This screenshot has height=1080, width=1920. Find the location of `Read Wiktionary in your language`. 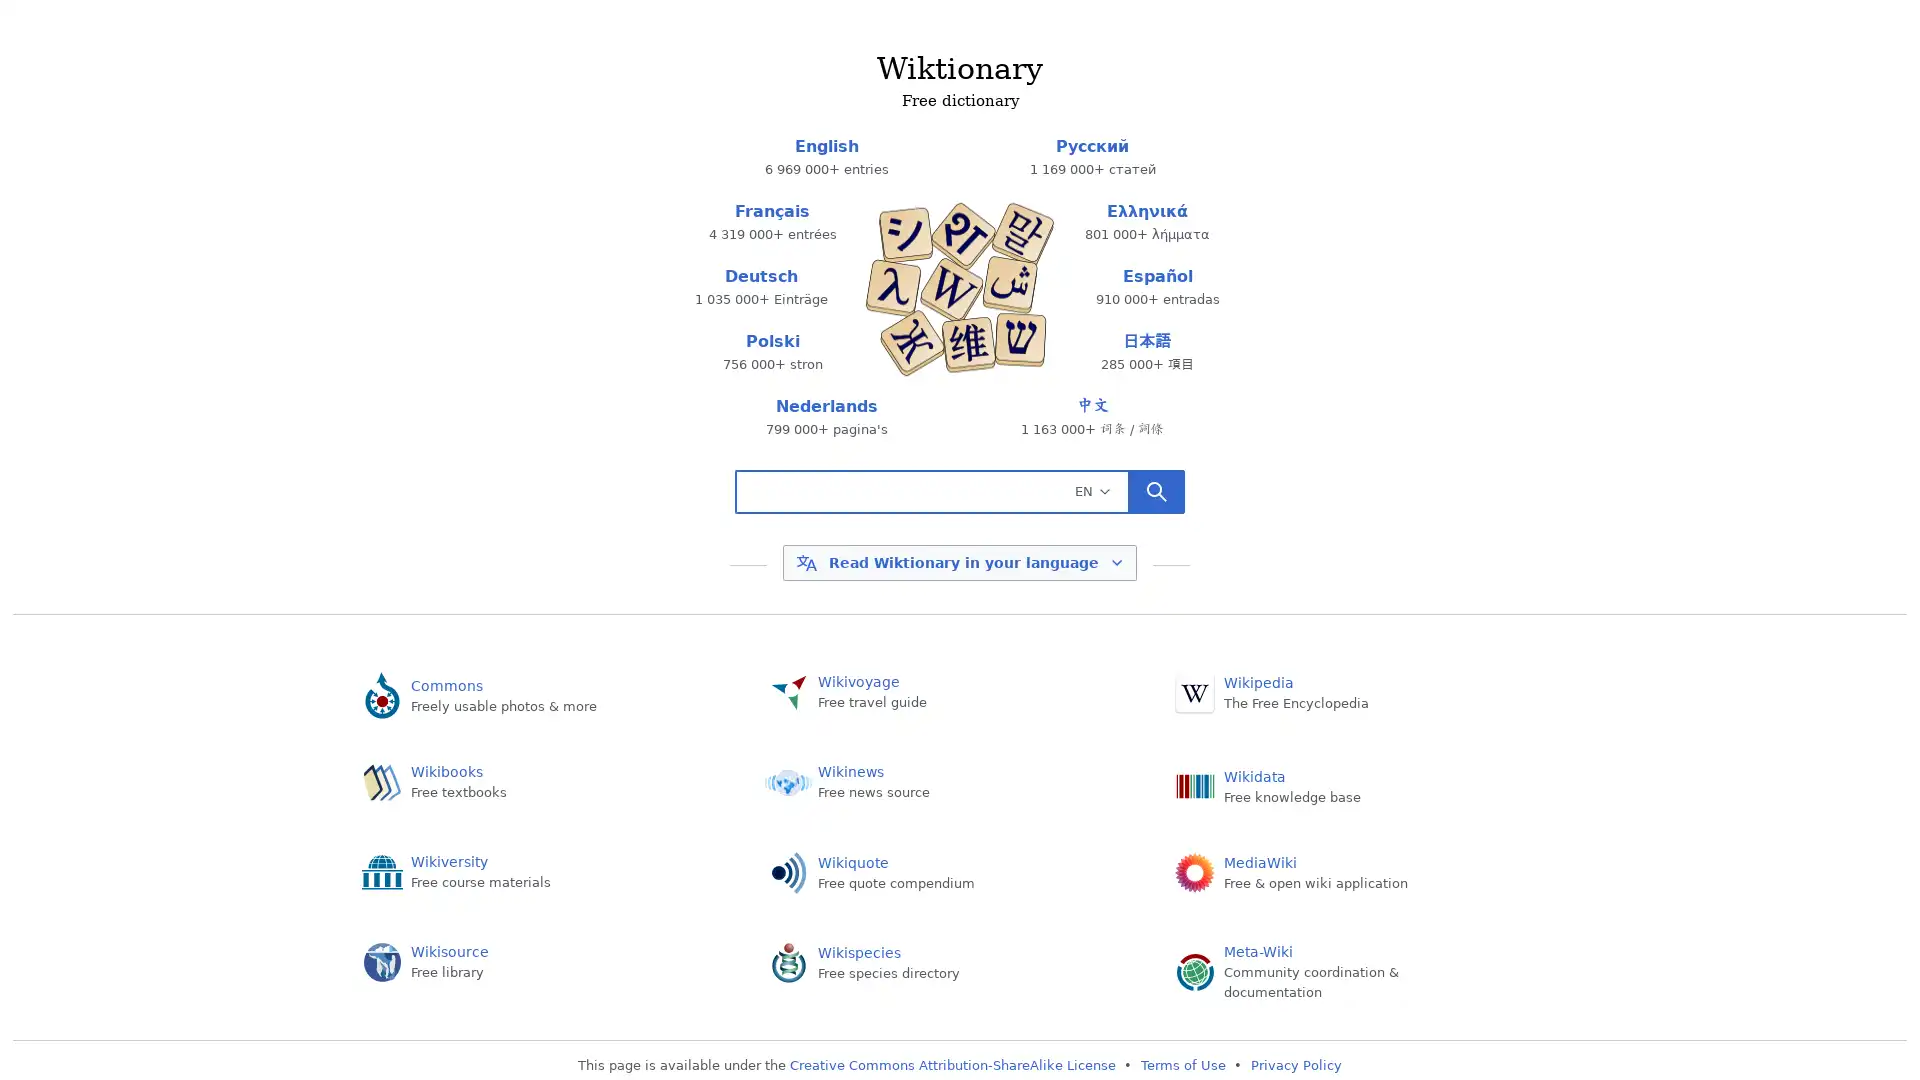

Read Wiktionary in your language is located at coordinates (958, 563).